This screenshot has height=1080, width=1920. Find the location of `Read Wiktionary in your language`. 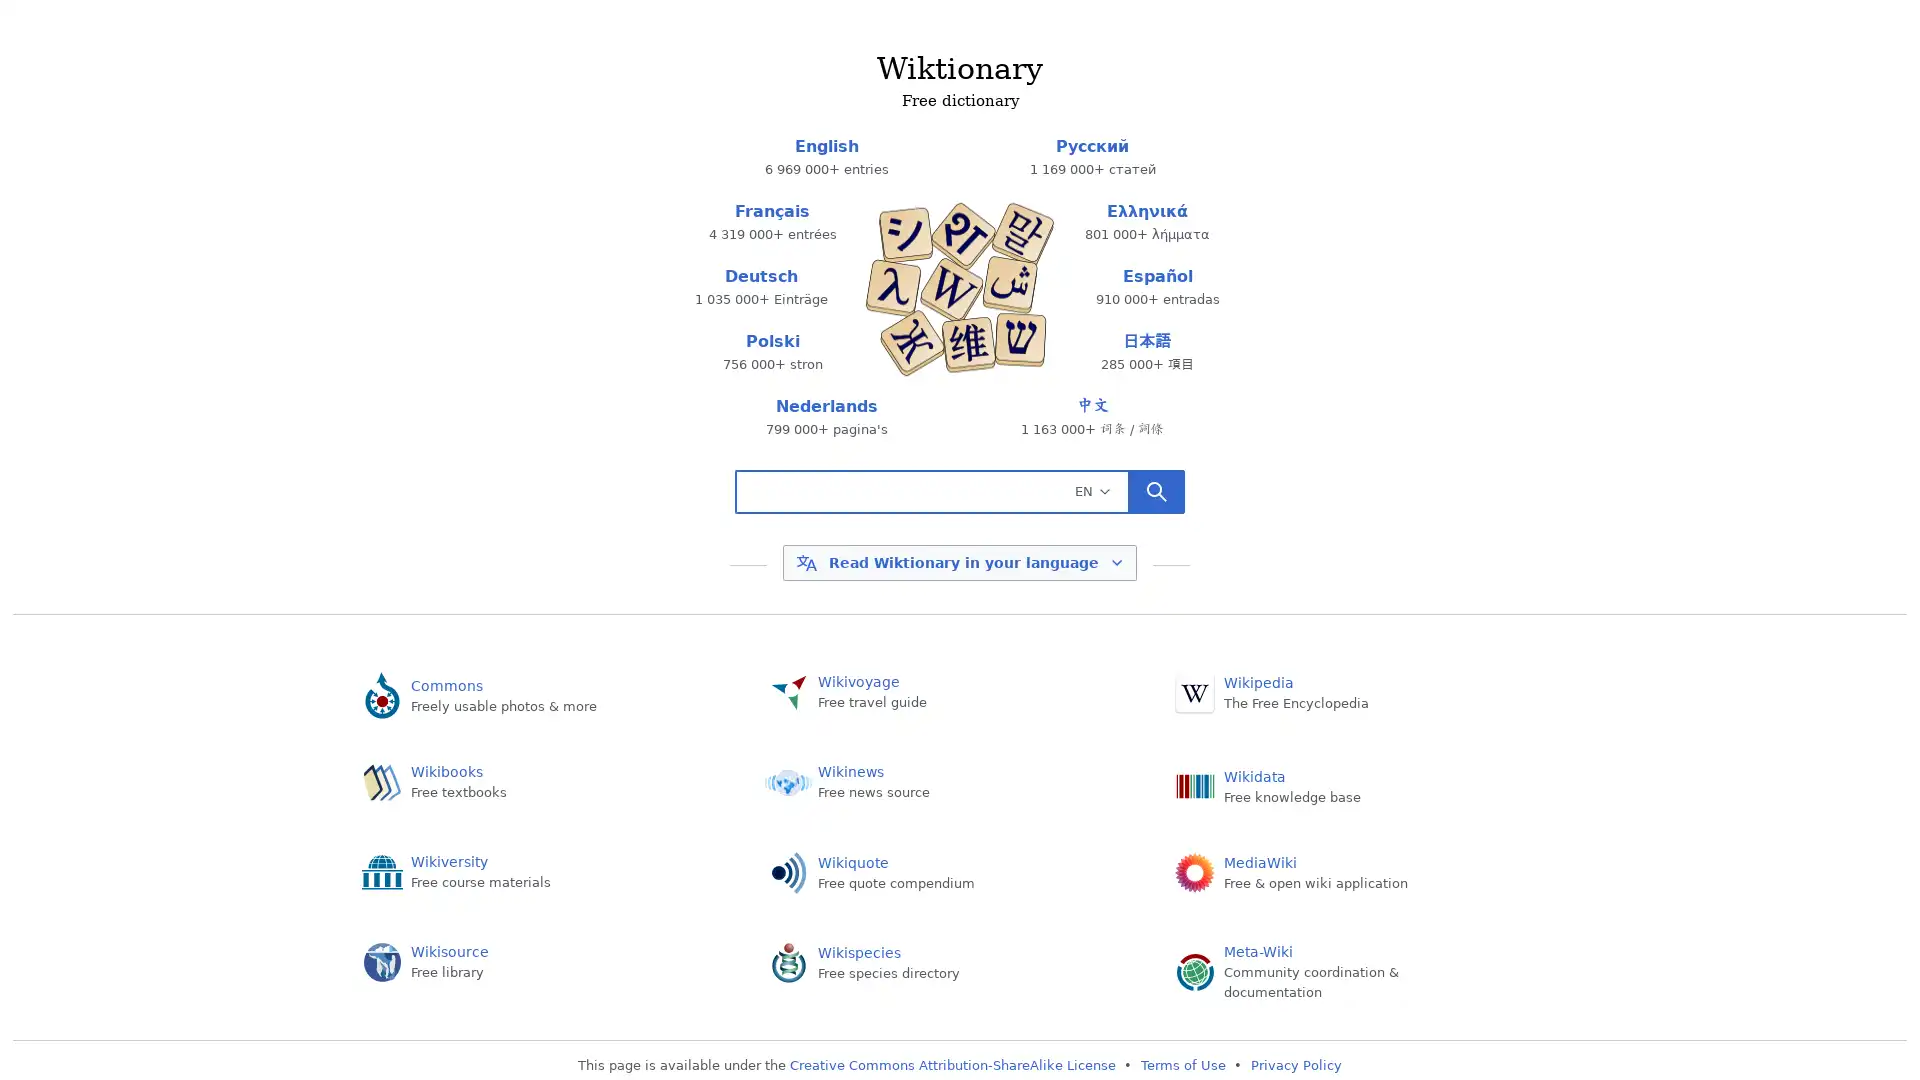

Read Wiktionary in your language is located at coordinates (958, 563).